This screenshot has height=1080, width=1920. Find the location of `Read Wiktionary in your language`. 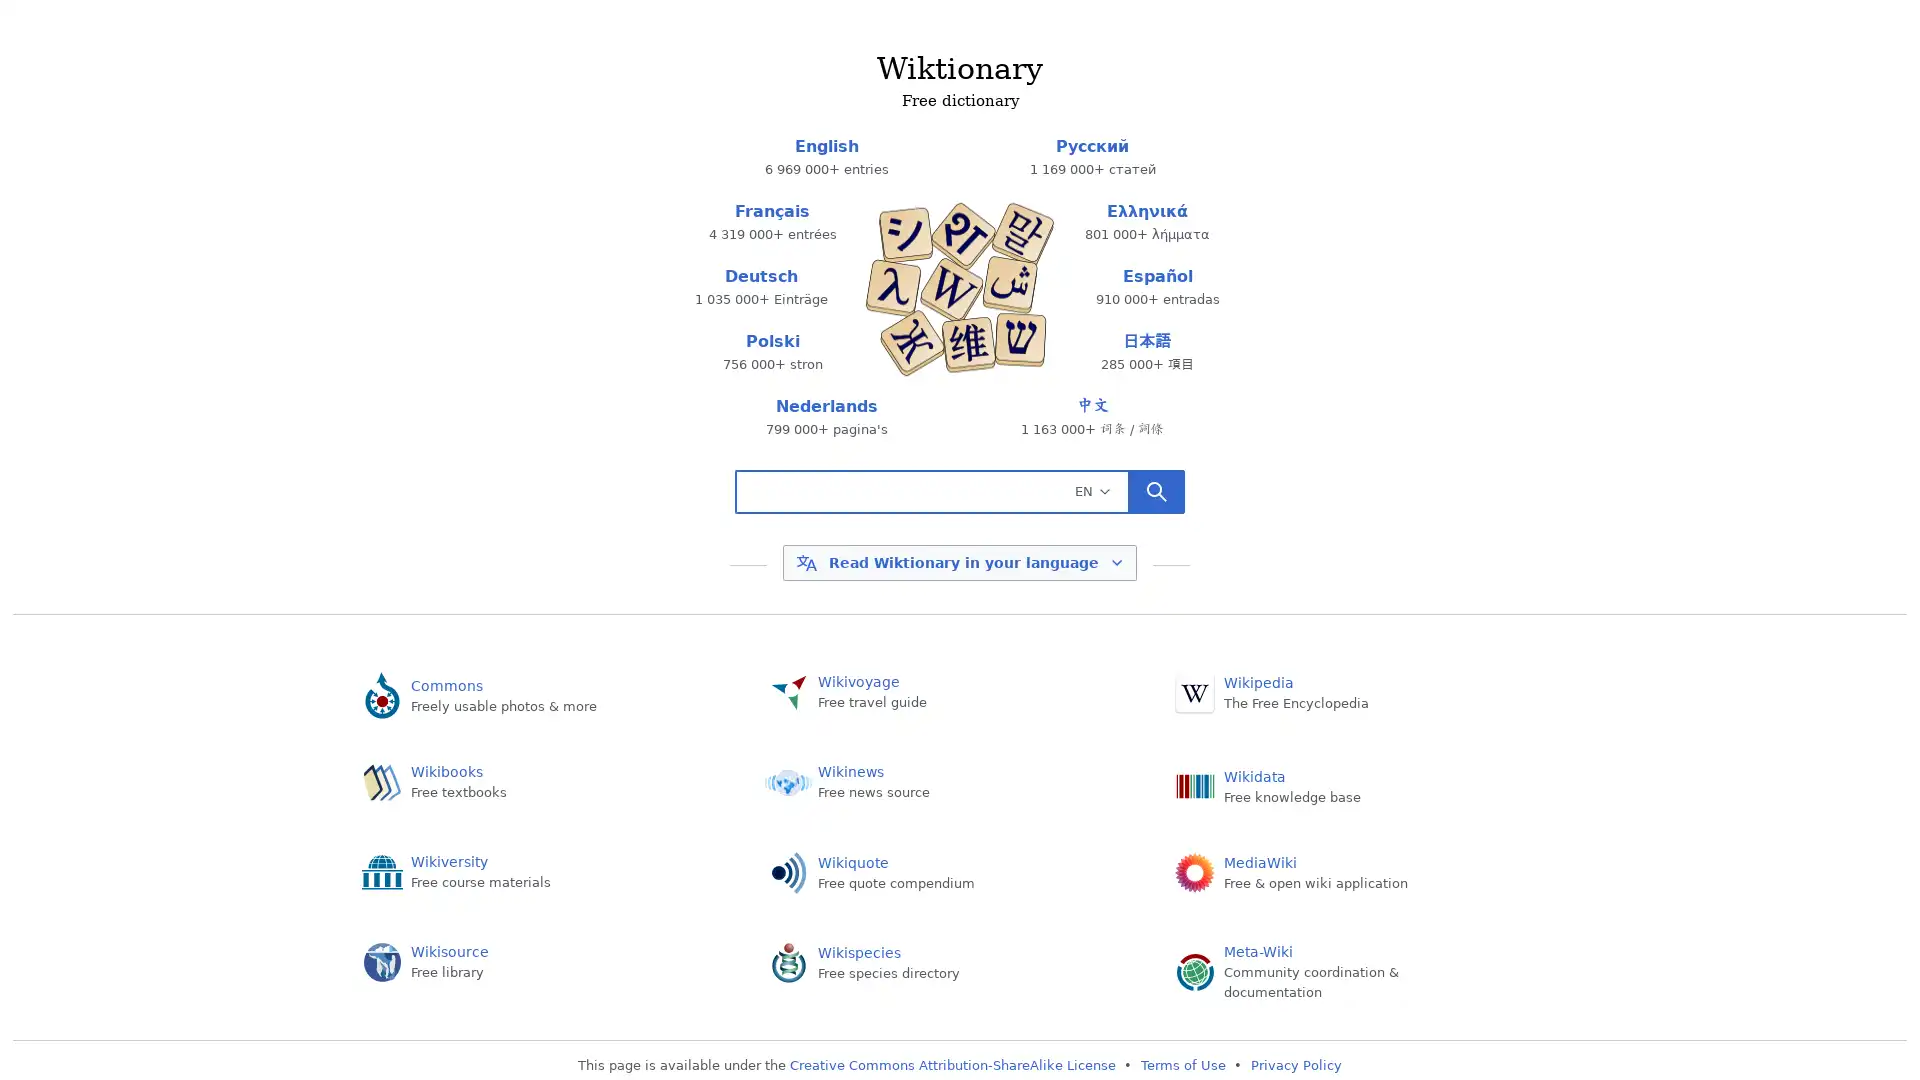

Read Wiktionary in your language is located at coordinates (958, 563).